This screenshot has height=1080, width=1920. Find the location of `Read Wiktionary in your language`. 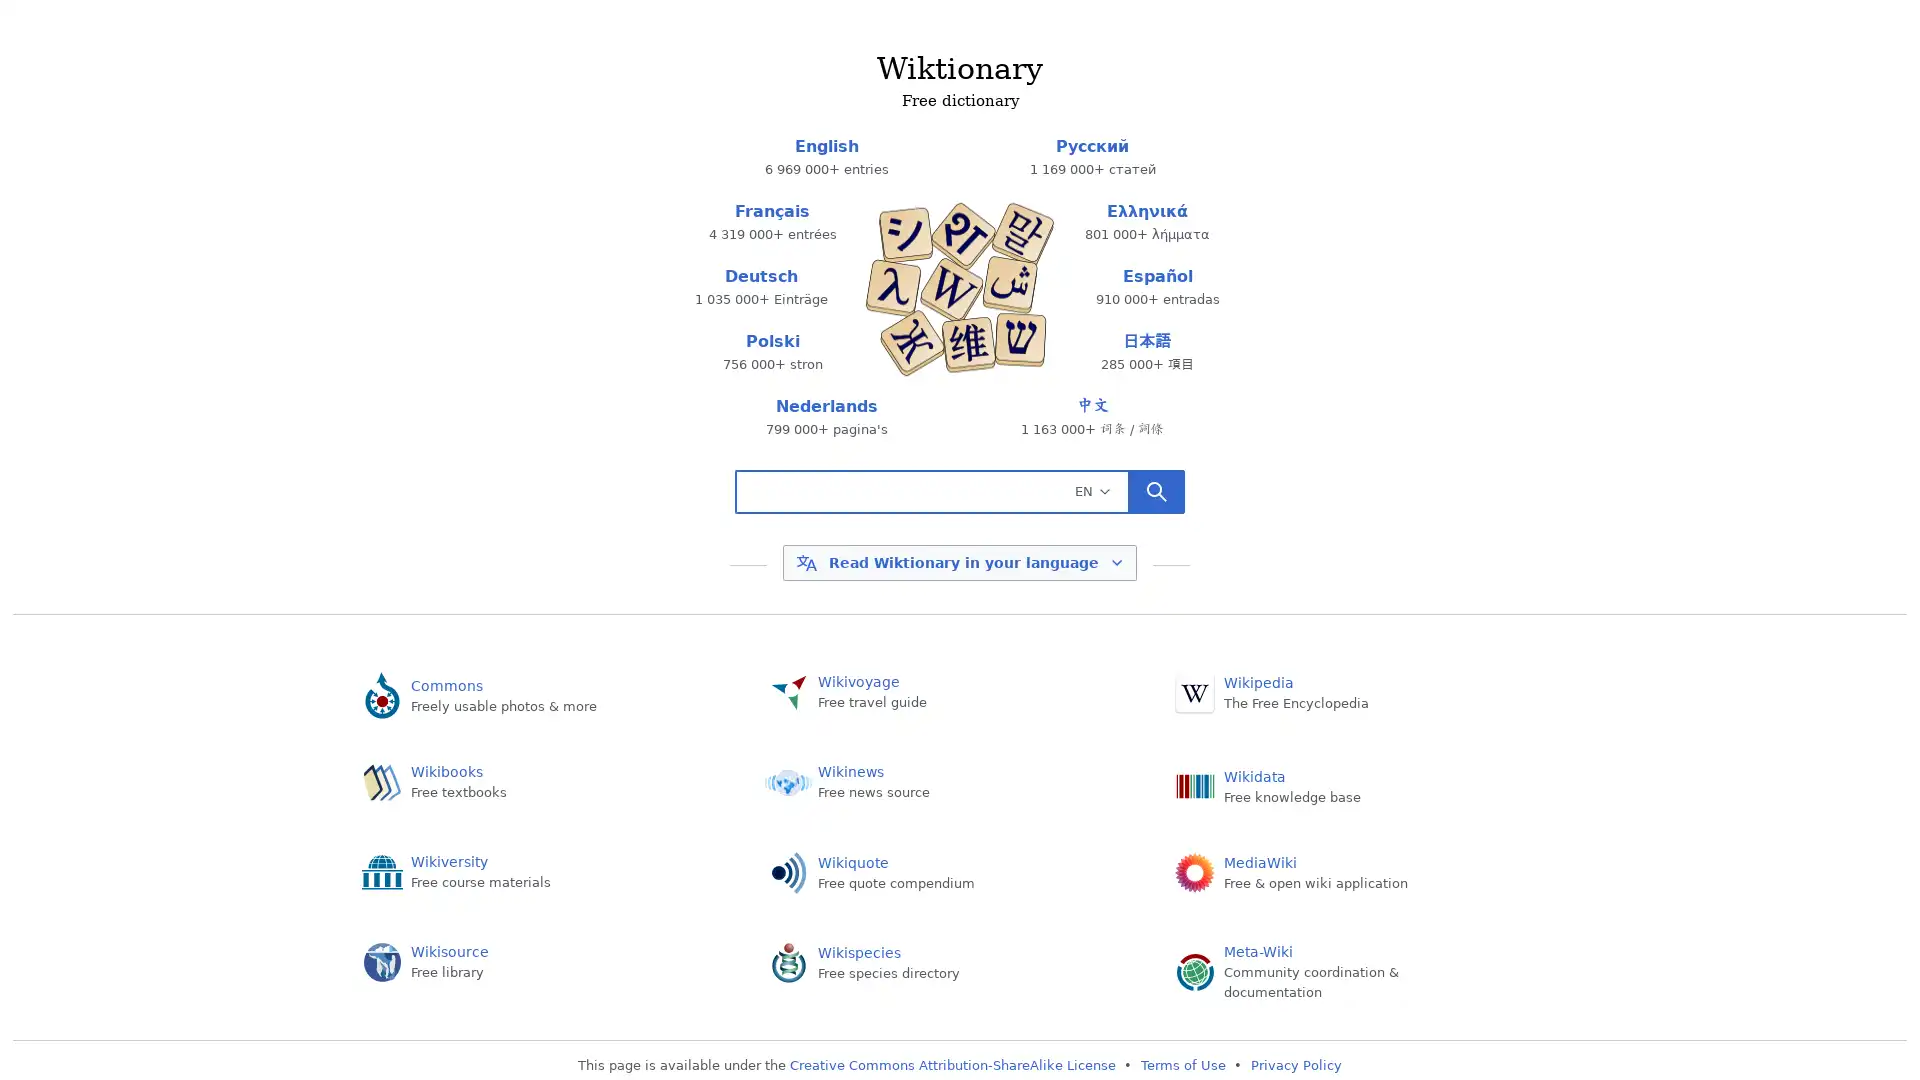

Read Wiktionary in your language is located at coordinates (958, 563).